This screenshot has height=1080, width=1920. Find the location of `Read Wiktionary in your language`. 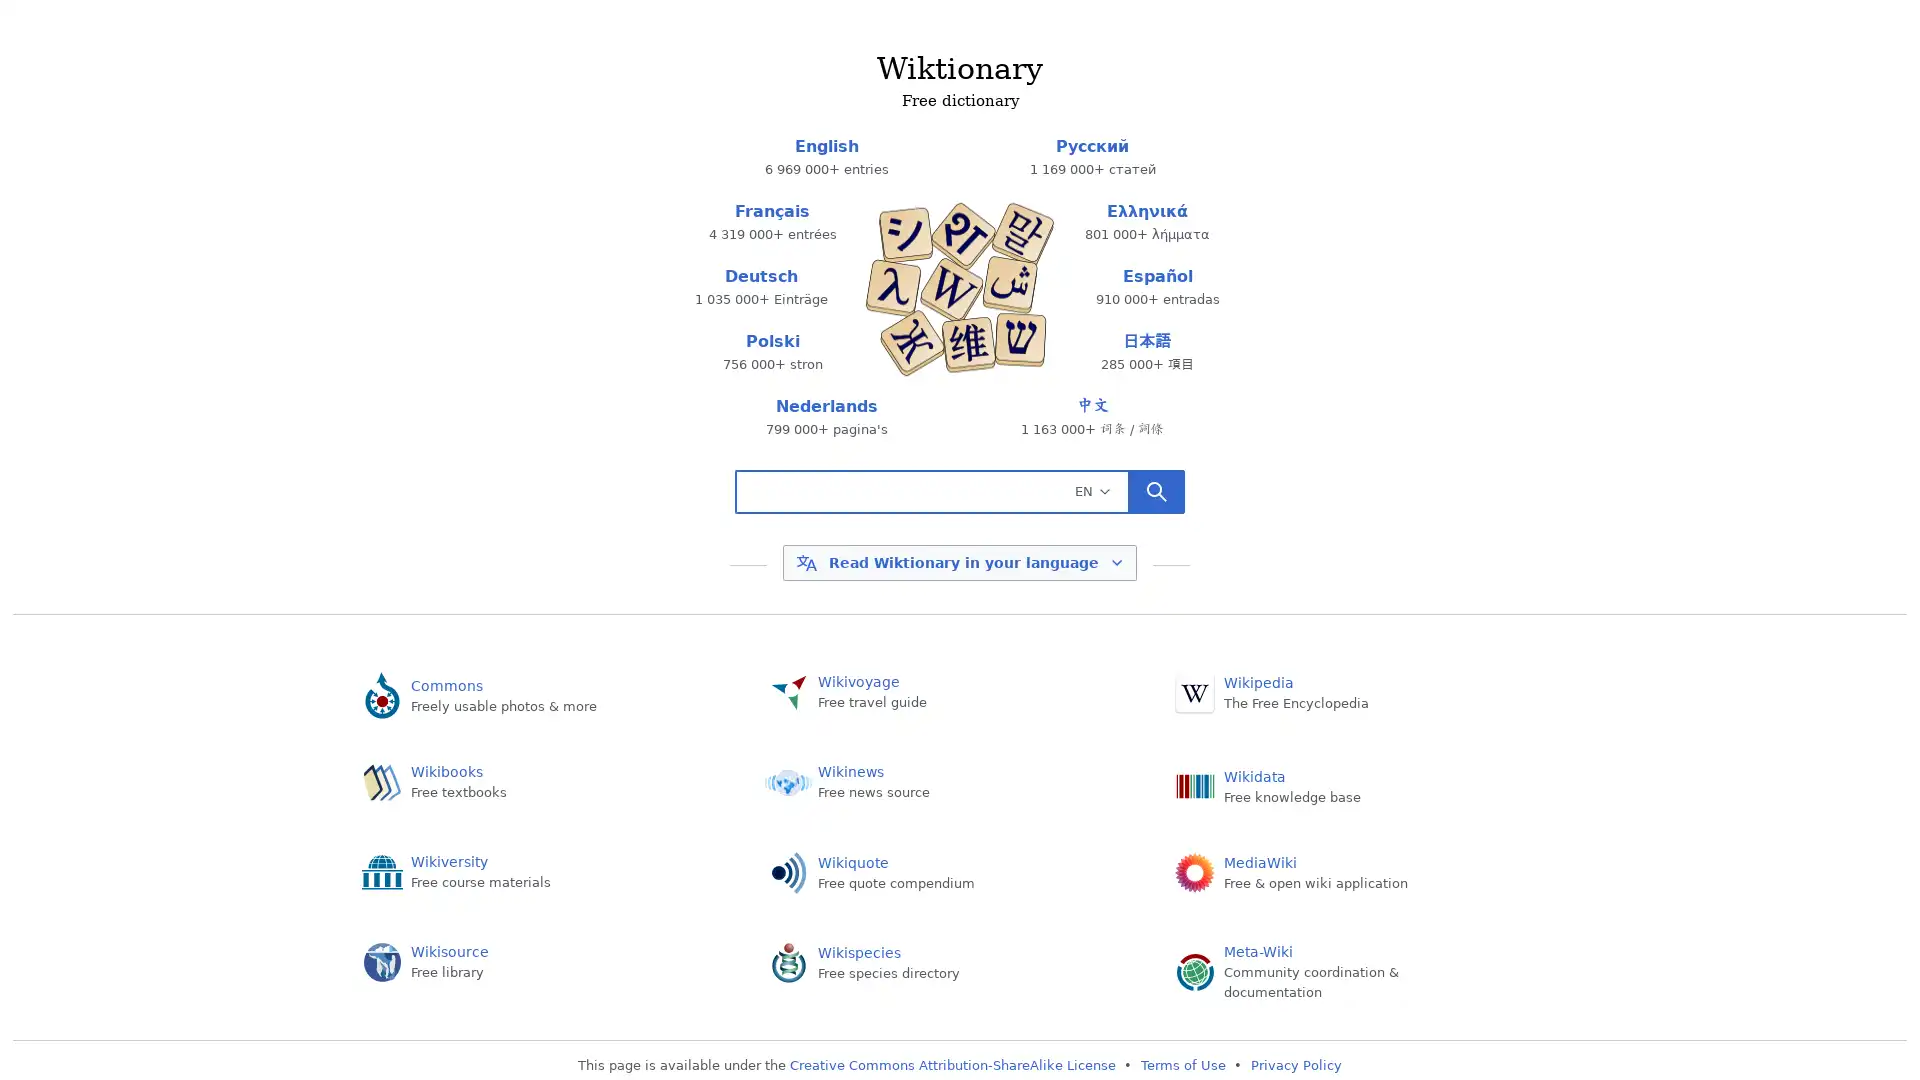

Read Wiktionary in your language is located at coordinates (958, 563).